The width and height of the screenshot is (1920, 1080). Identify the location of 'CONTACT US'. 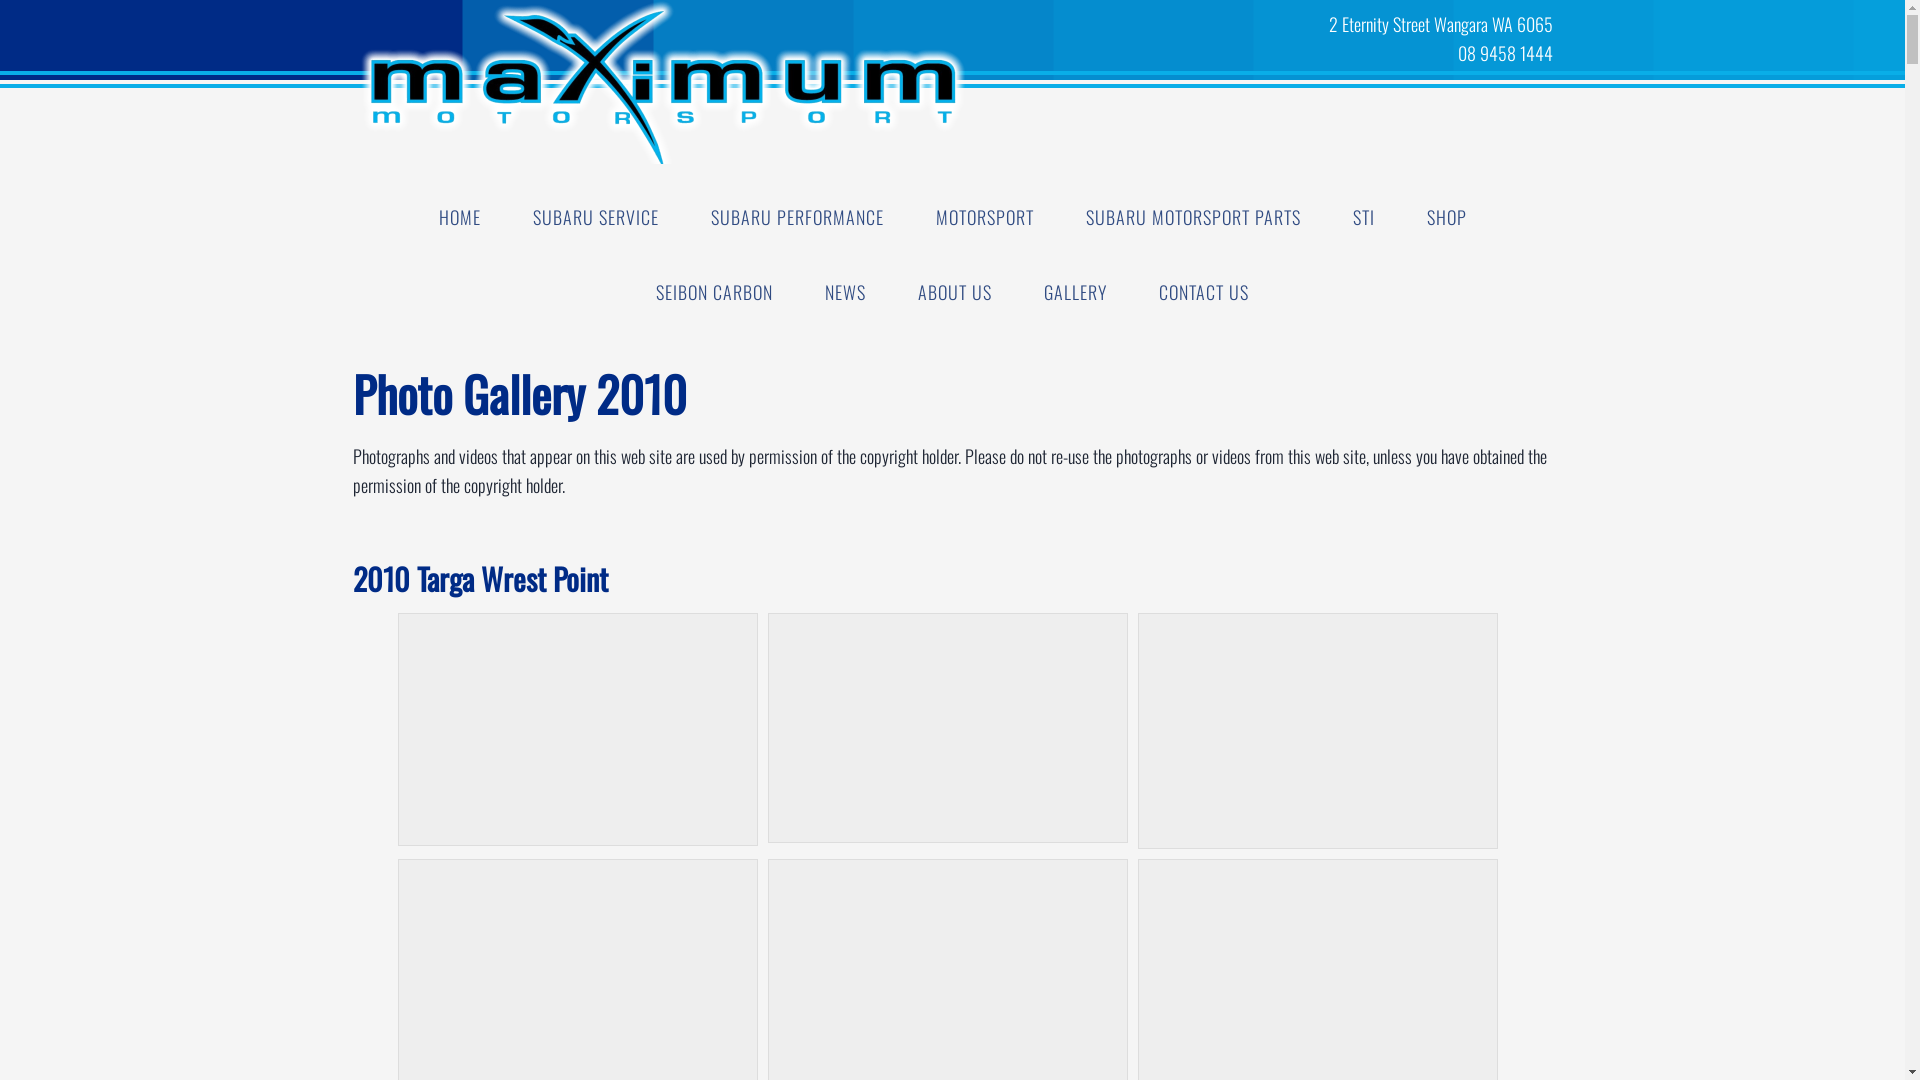
(1203, 292).